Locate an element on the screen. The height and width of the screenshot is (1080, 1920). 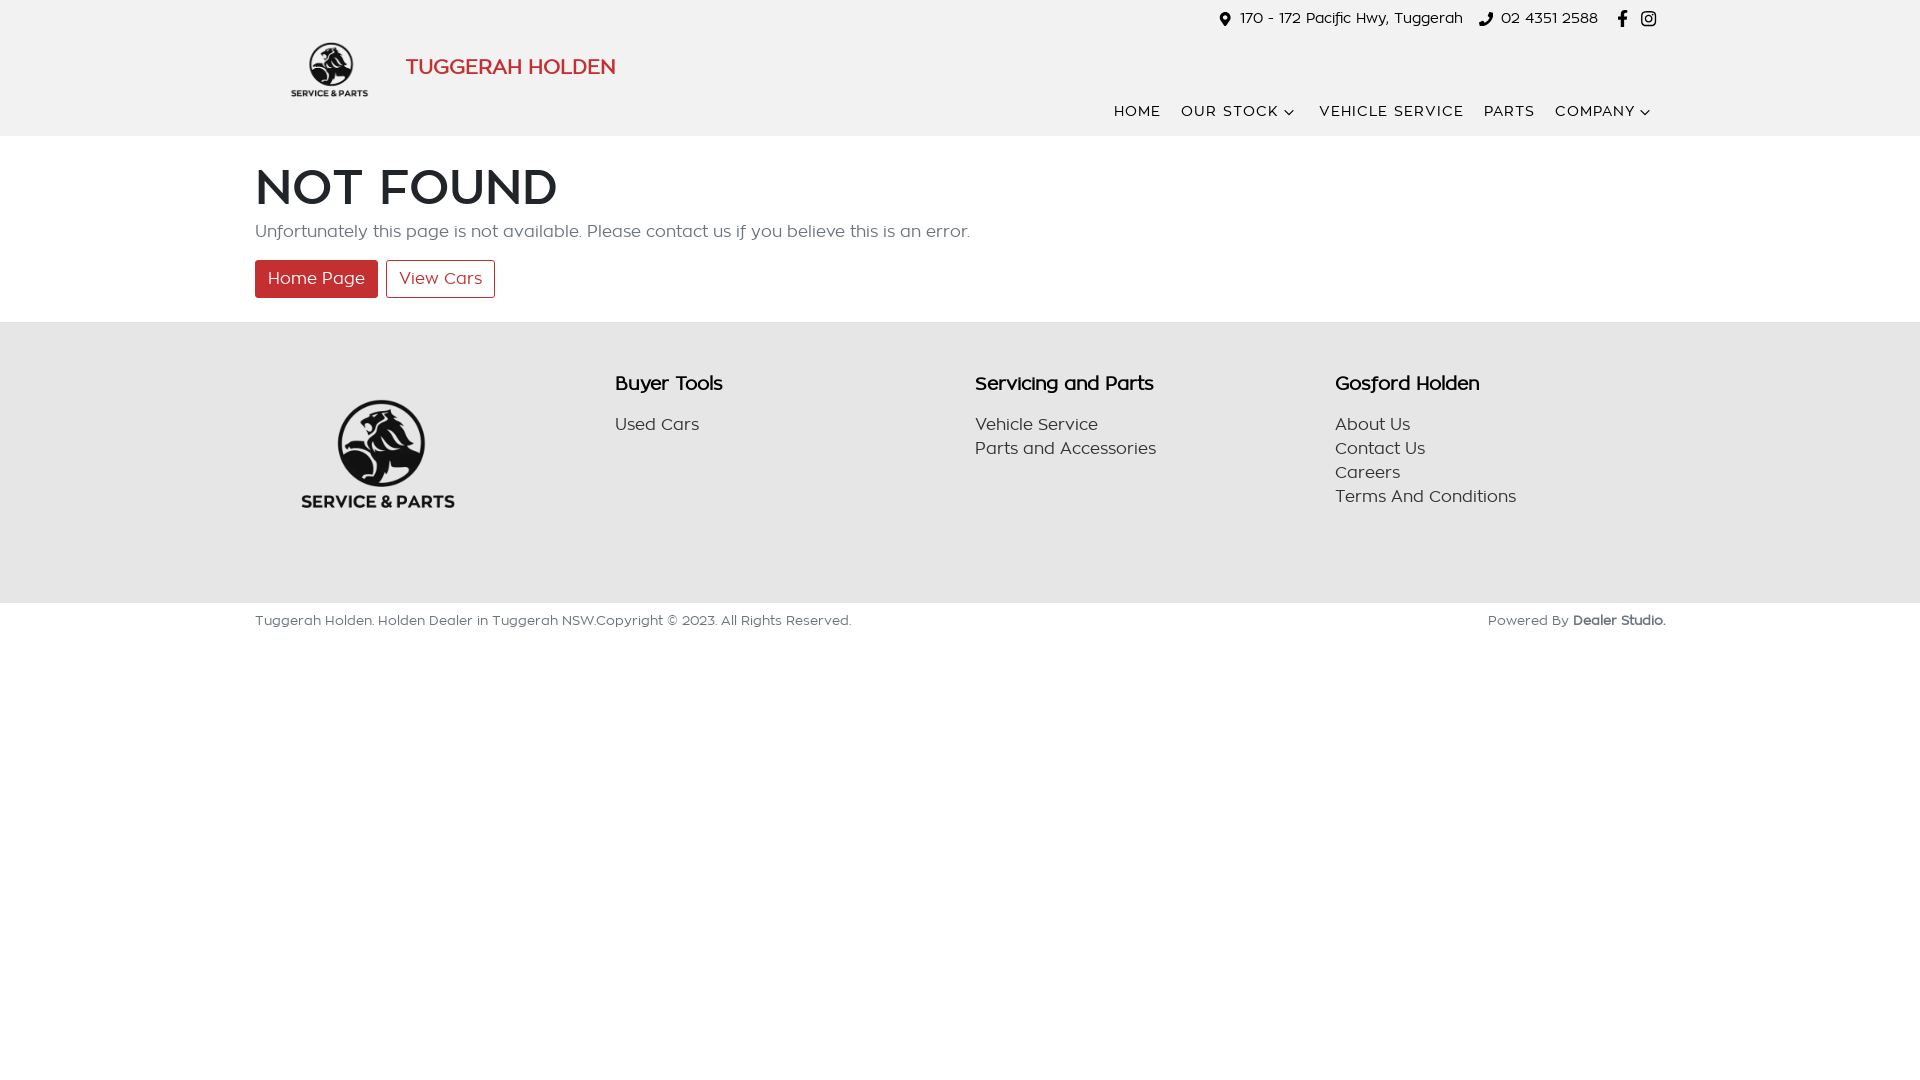
'Vehicle Service' is located at coordinates (974, 423).